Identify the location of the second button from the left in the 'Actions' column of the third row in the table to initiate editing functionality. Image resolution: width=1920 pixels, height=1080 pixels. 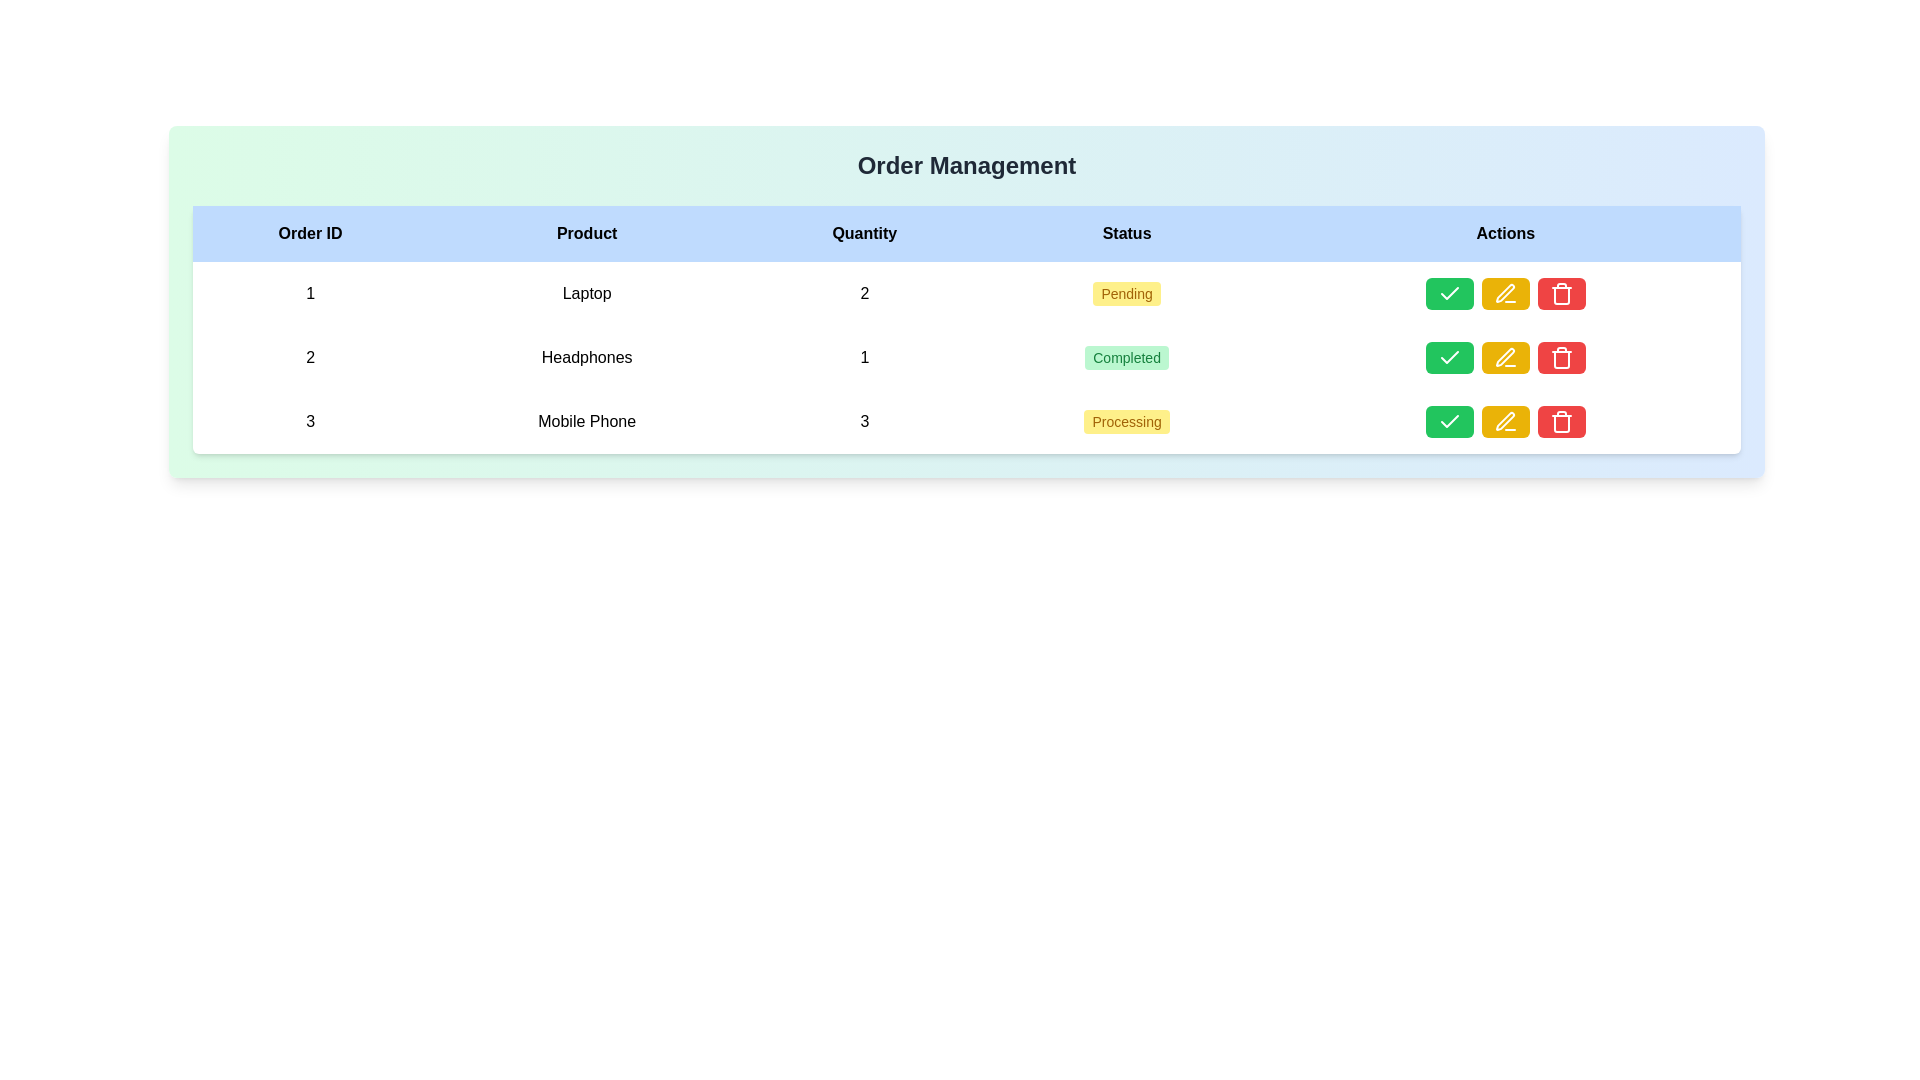
(1505, 420).